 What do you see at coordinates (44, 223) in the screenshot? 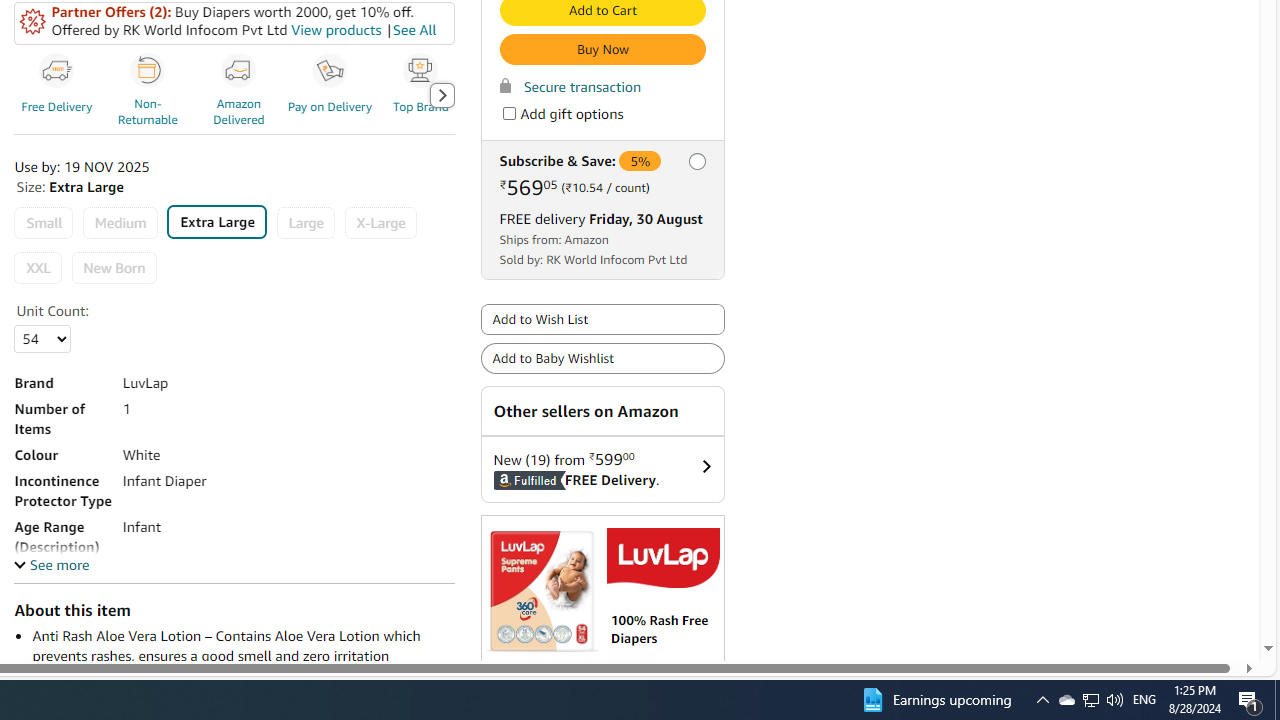
I see `'Small'` at bounding box center [44, 223].